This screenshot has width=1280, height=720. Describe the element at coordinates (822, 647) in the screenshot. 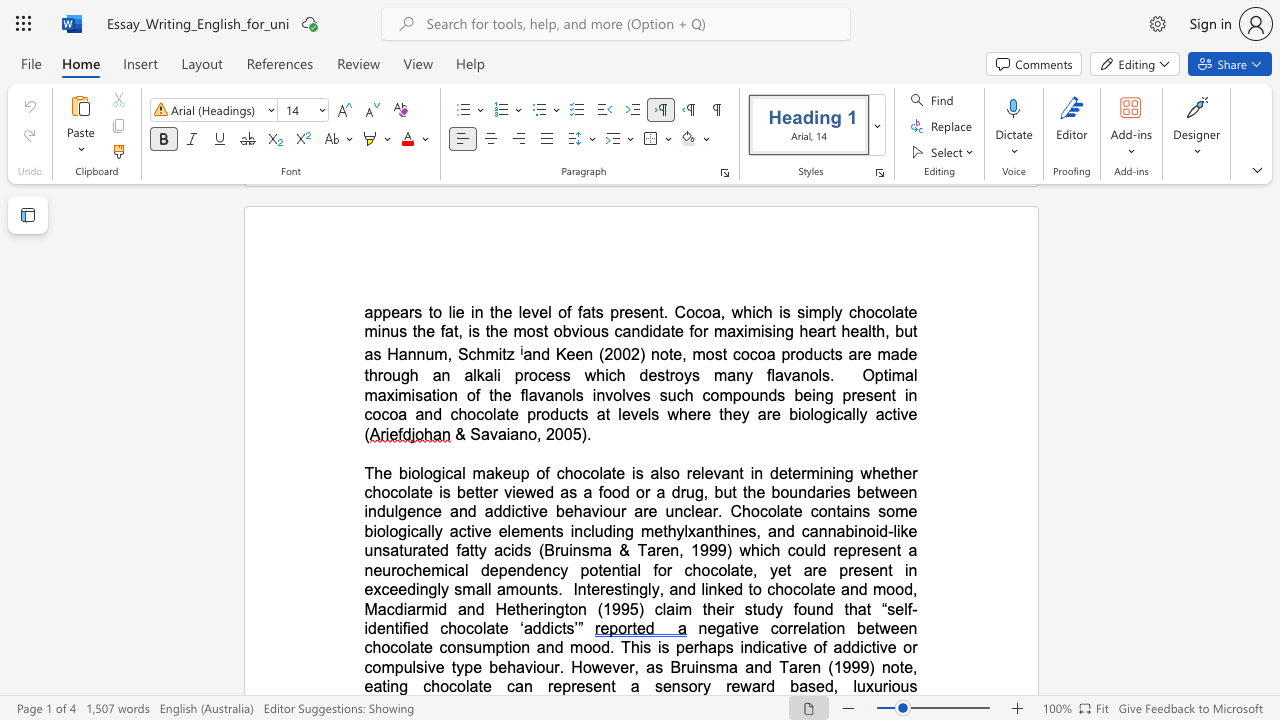

I see `the subset text "f addictive or compulsive" within the text "of addictive or compulsive type behaviour. However, as Bruinsma and Taren (1999) note, eating chocolate can"` at that location.